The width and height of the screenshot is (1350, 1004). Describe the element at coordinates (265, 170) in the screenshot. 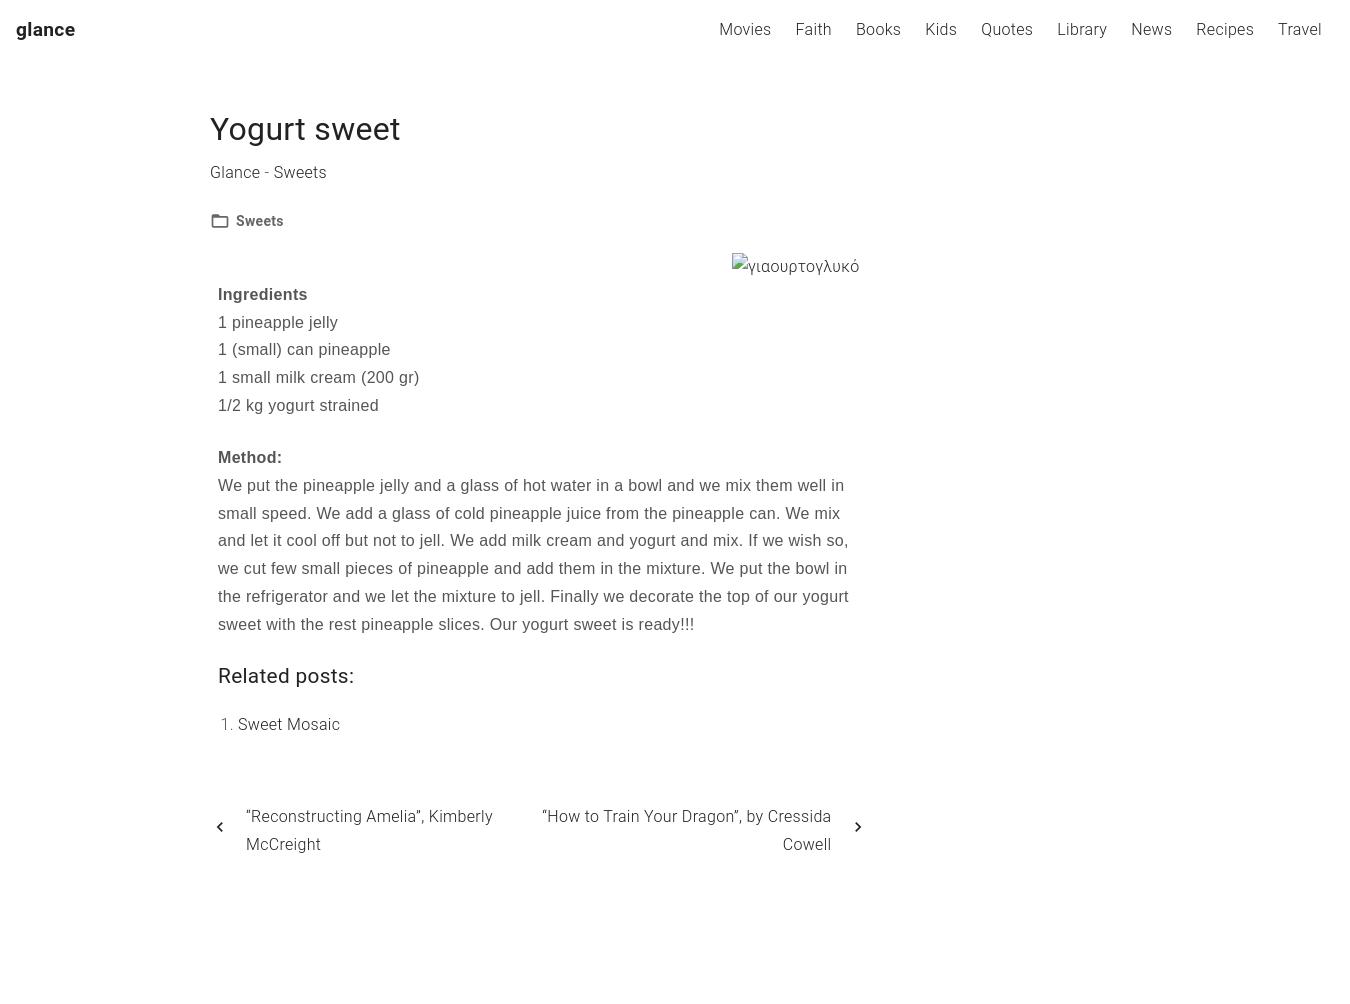

I see `'-'` at that location.